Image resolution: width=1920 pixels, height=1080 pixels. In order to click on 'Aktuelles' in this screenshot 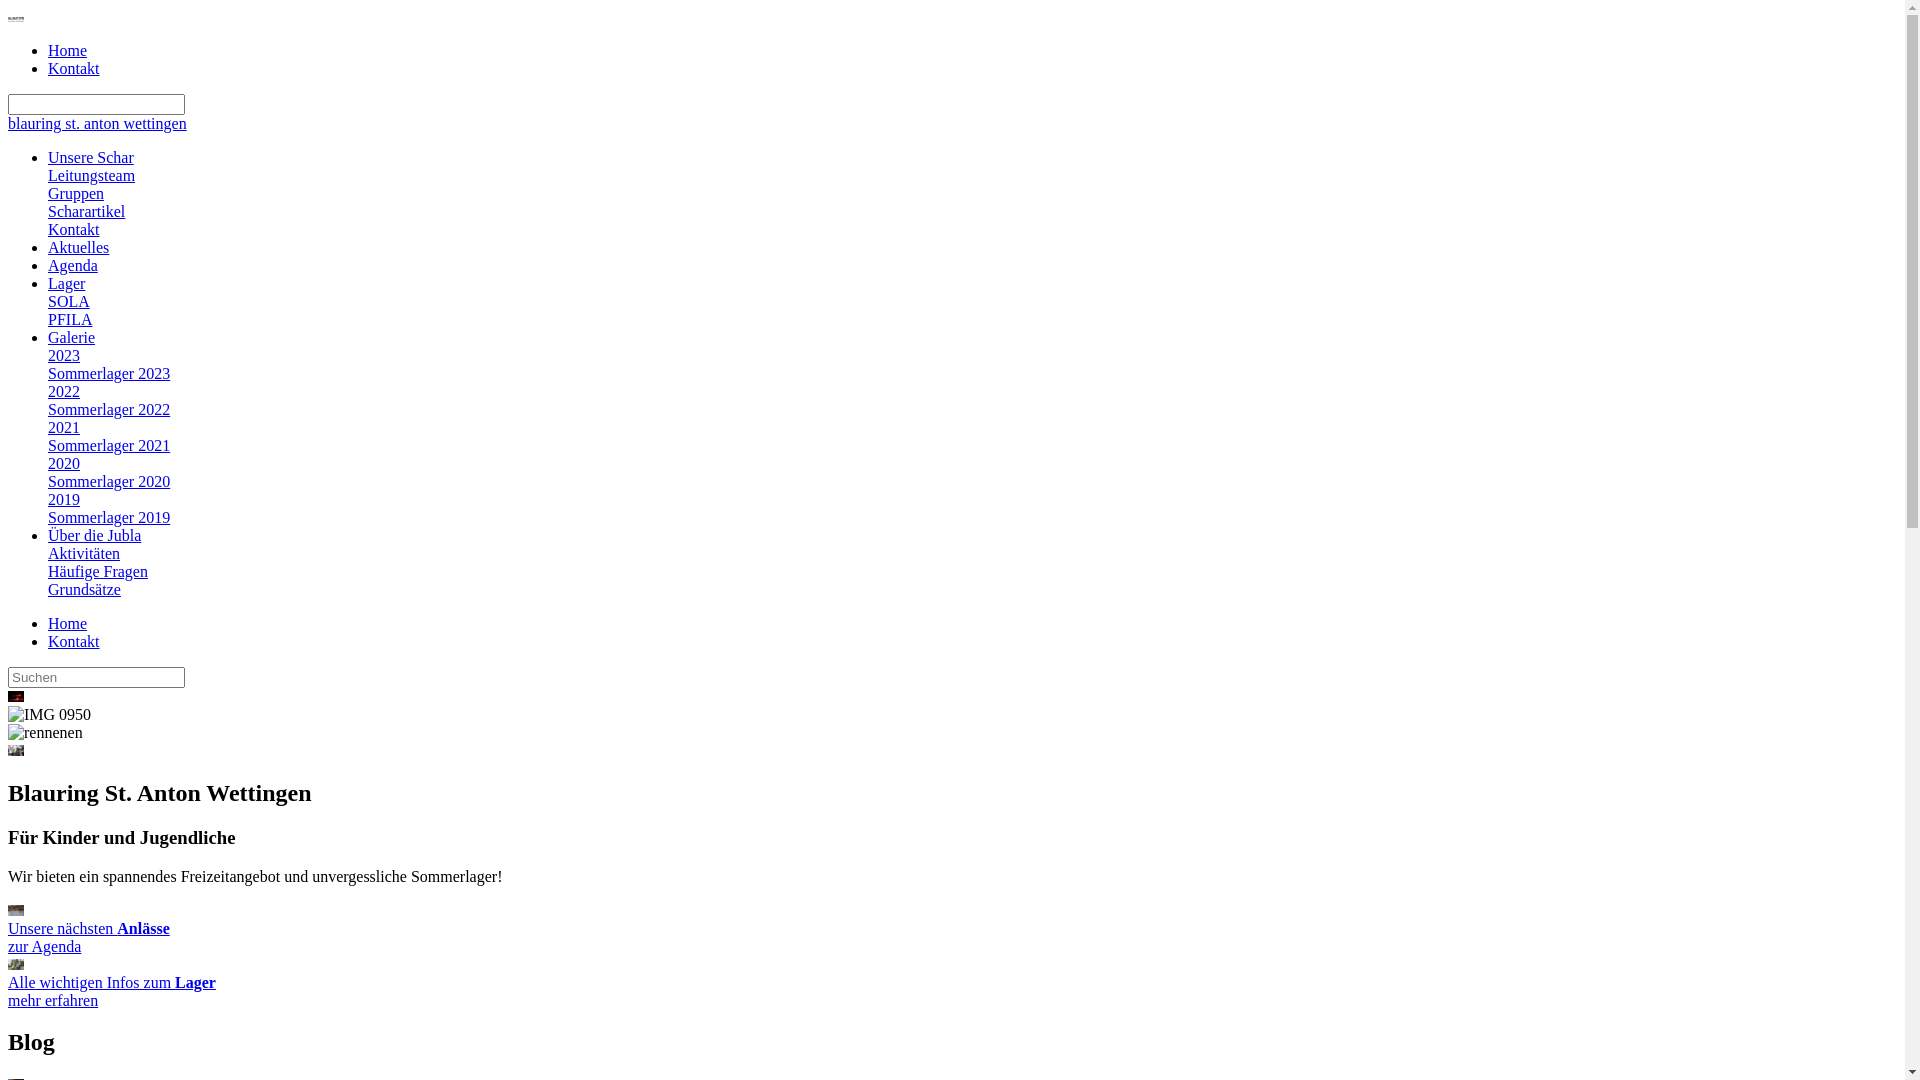, I will do `click(78, 246)`.